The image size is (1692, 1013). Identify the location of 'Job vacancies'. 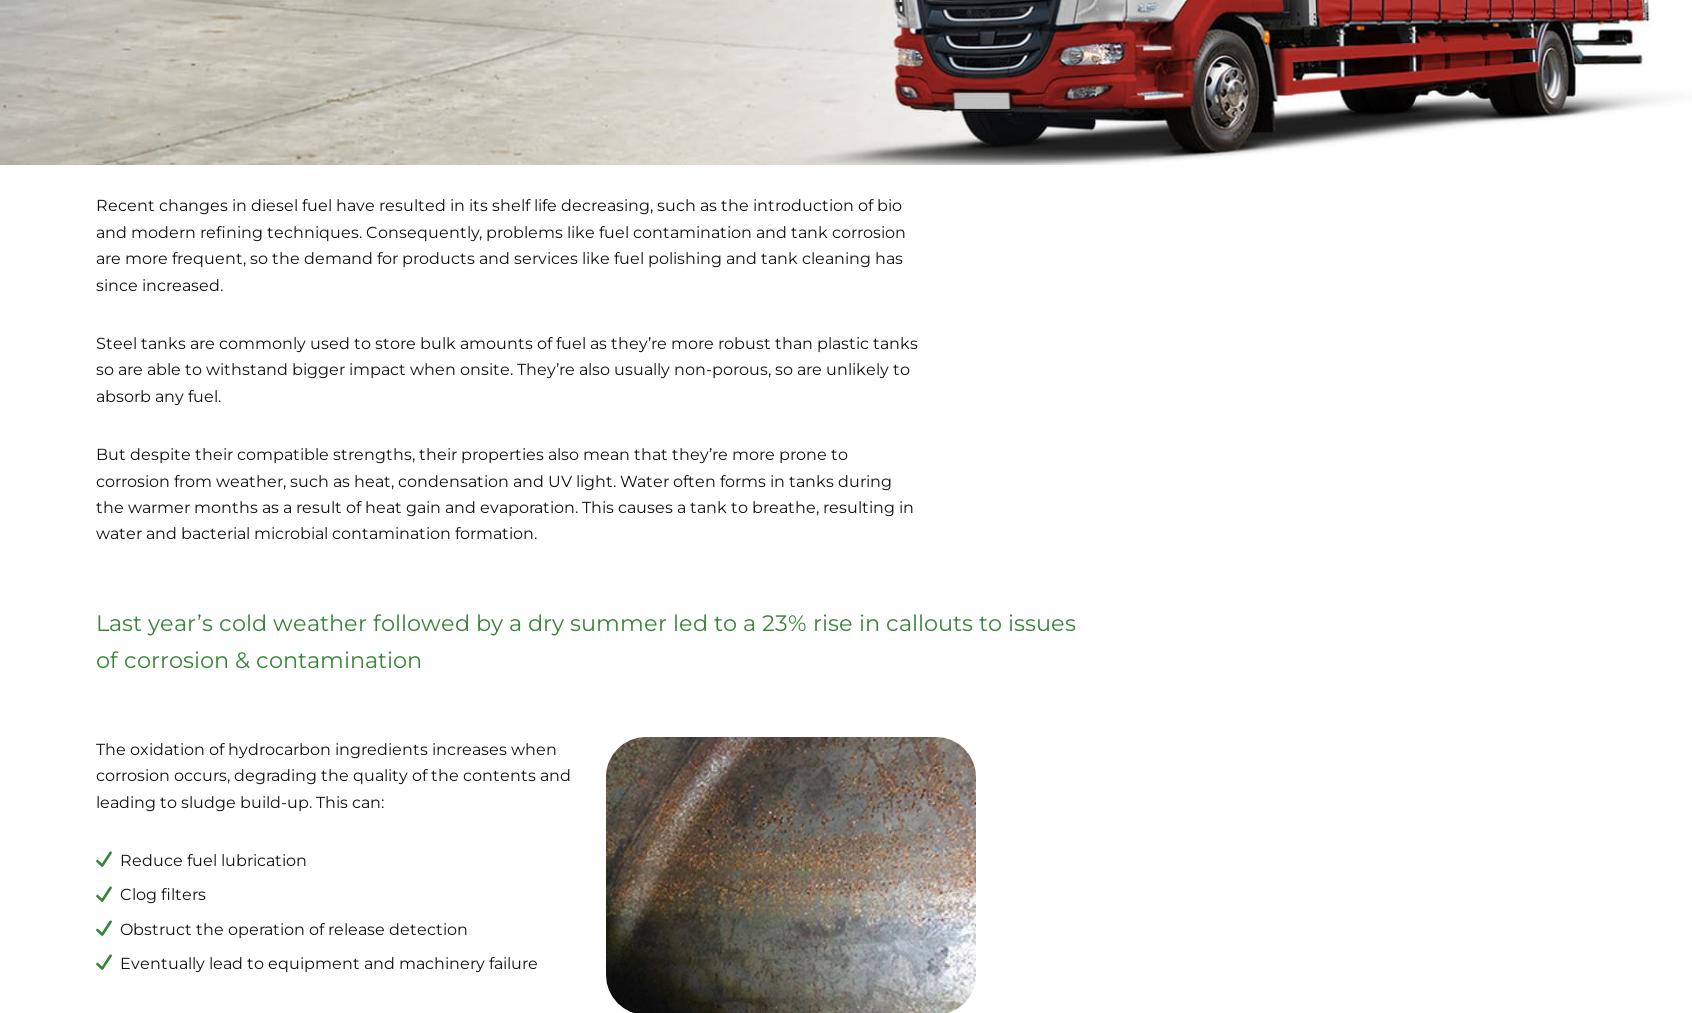
(914, 871).